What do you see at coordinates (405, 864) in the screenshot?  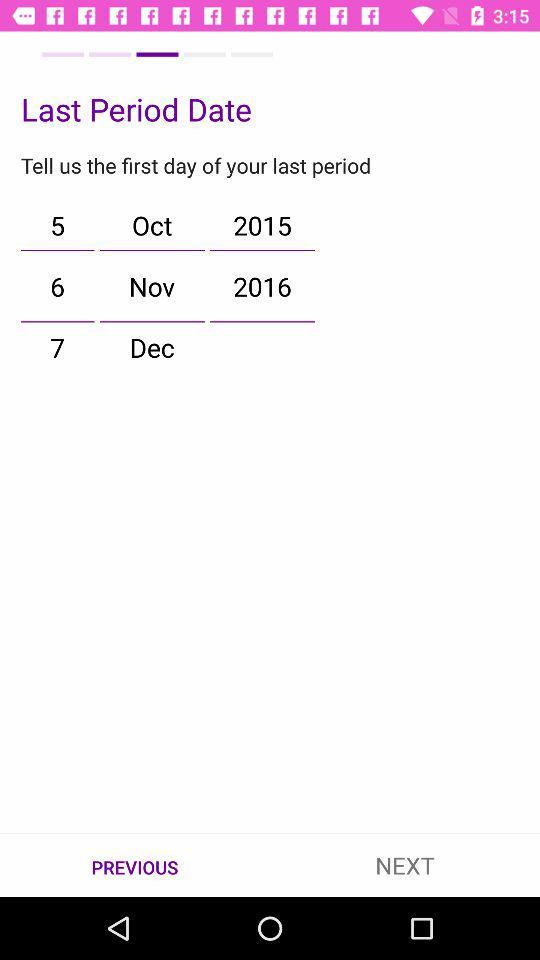 I see `the next` at bounding box center [405, 864].